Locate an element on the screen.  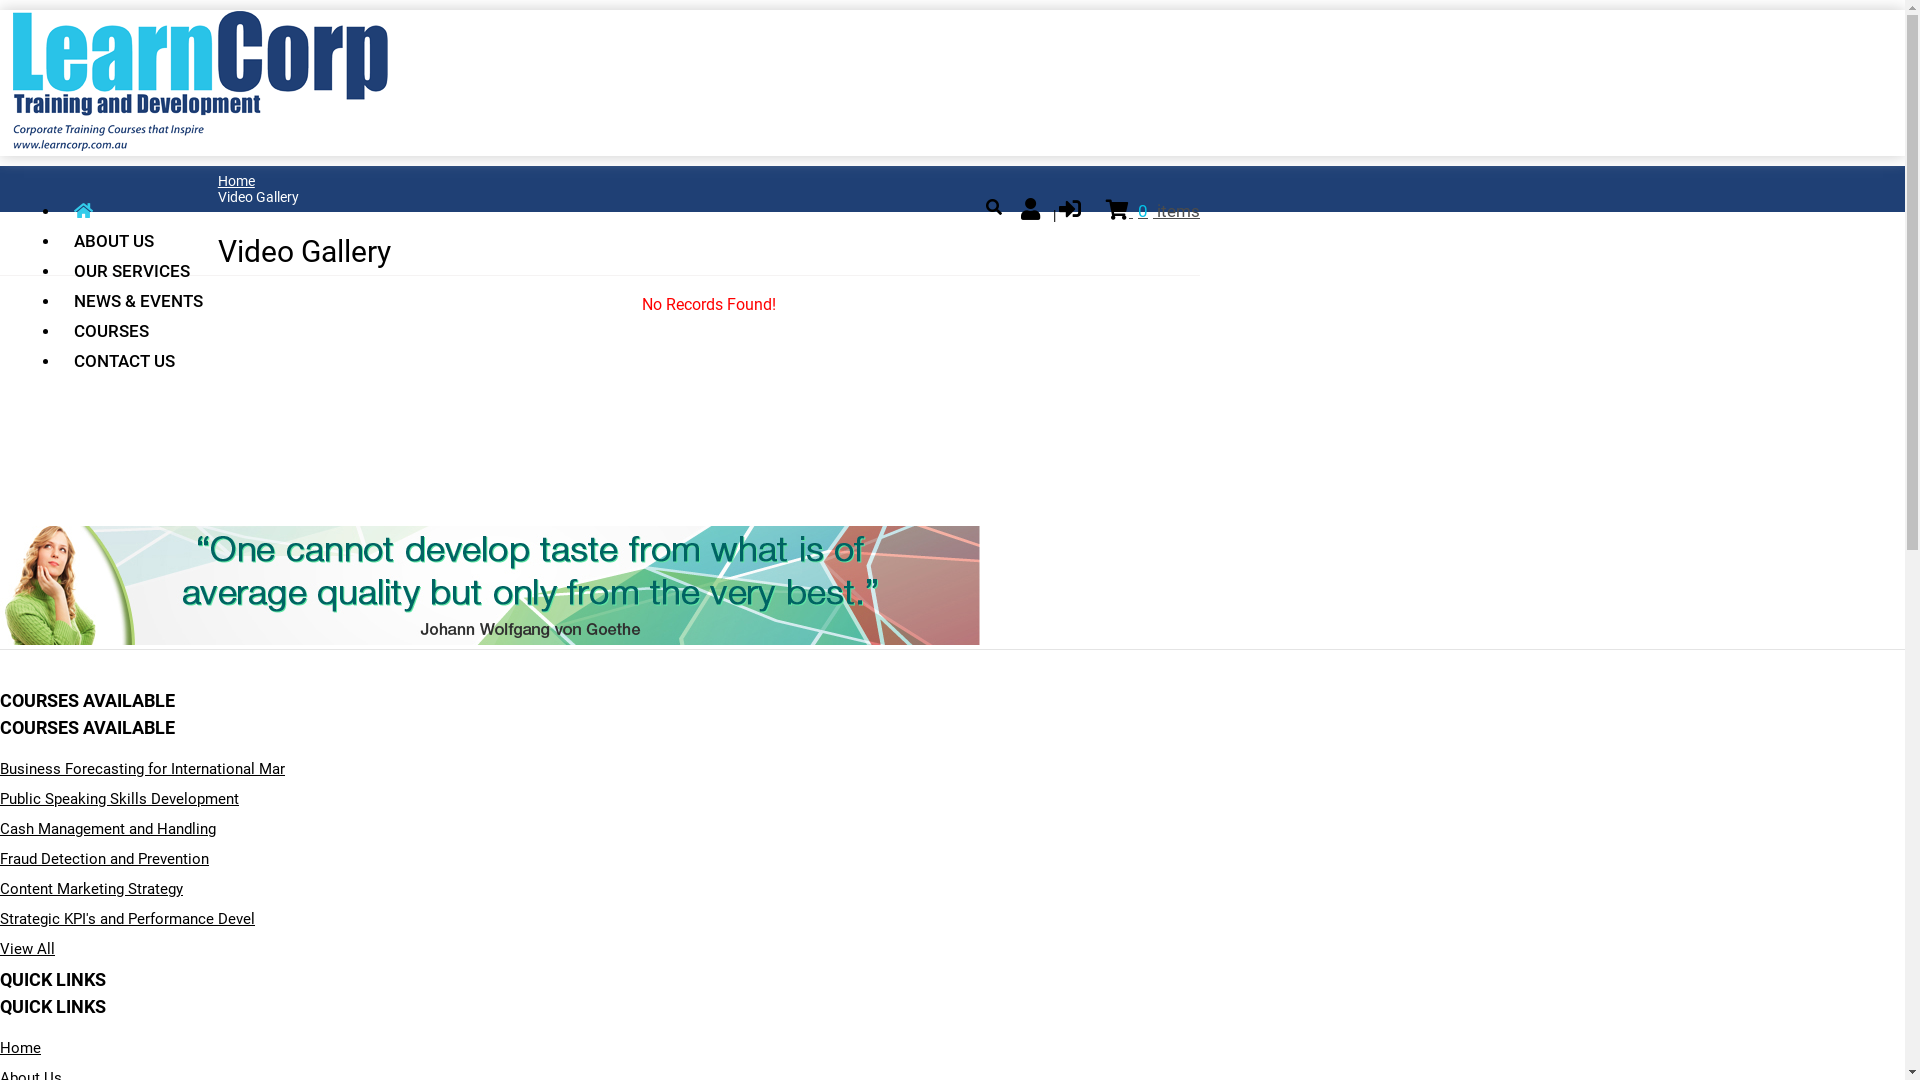
'Fraud Detection and Prevention' is located at coordinates (103, 858).